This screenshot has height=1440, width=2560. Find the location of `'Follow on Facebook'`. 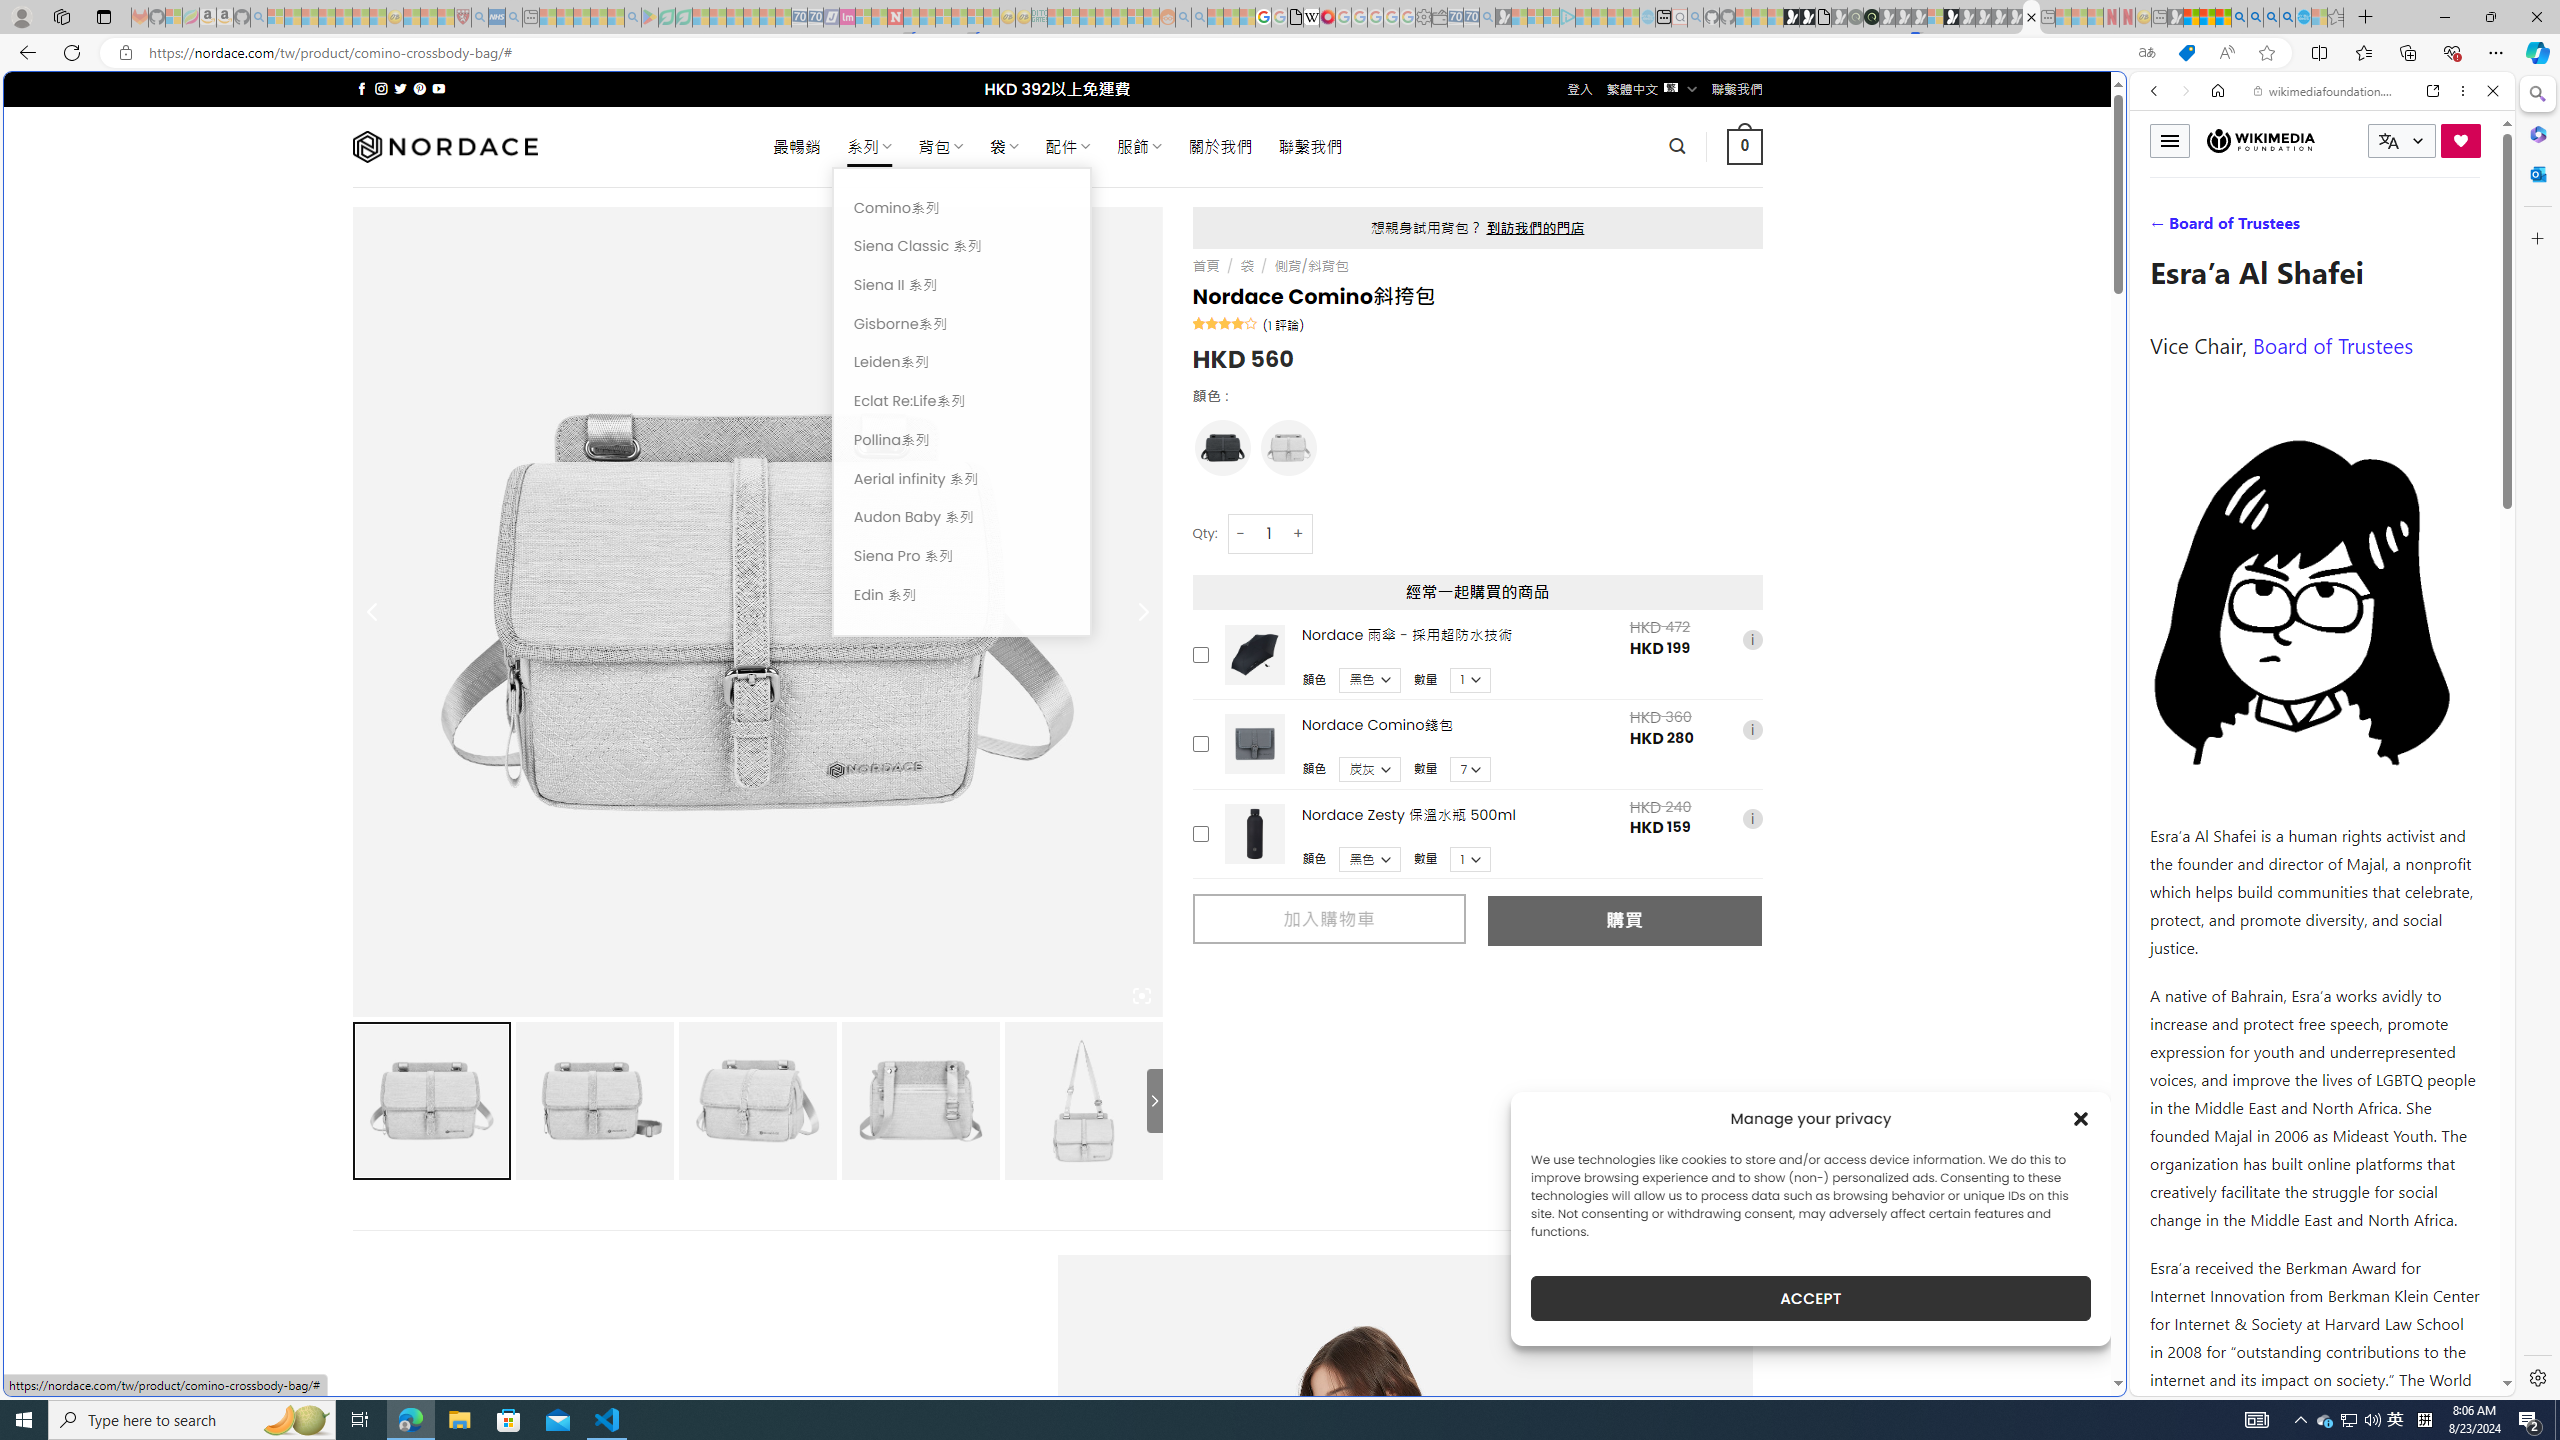

'Follow on Facebook' is located at coordinates (362, 88).